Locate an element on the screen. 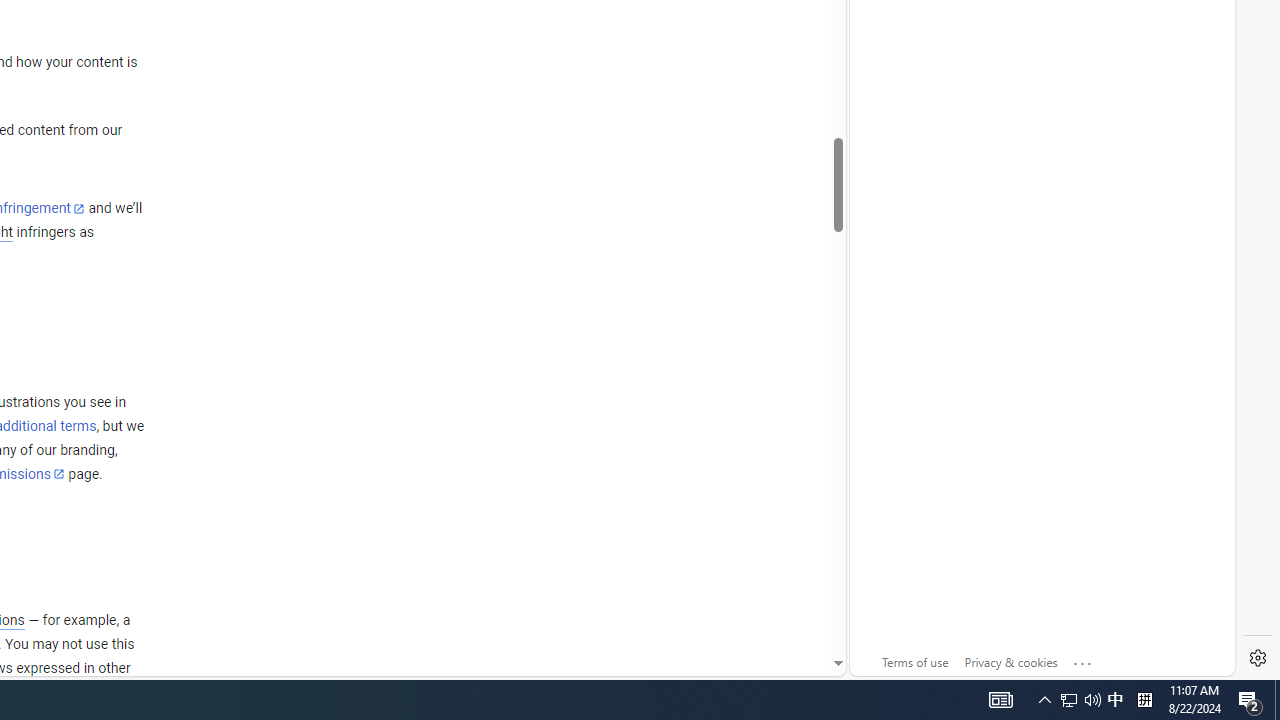 This screenshot has height=720, width=1280. 'Privacy & cookies' is located at coordinates (1011, 662).